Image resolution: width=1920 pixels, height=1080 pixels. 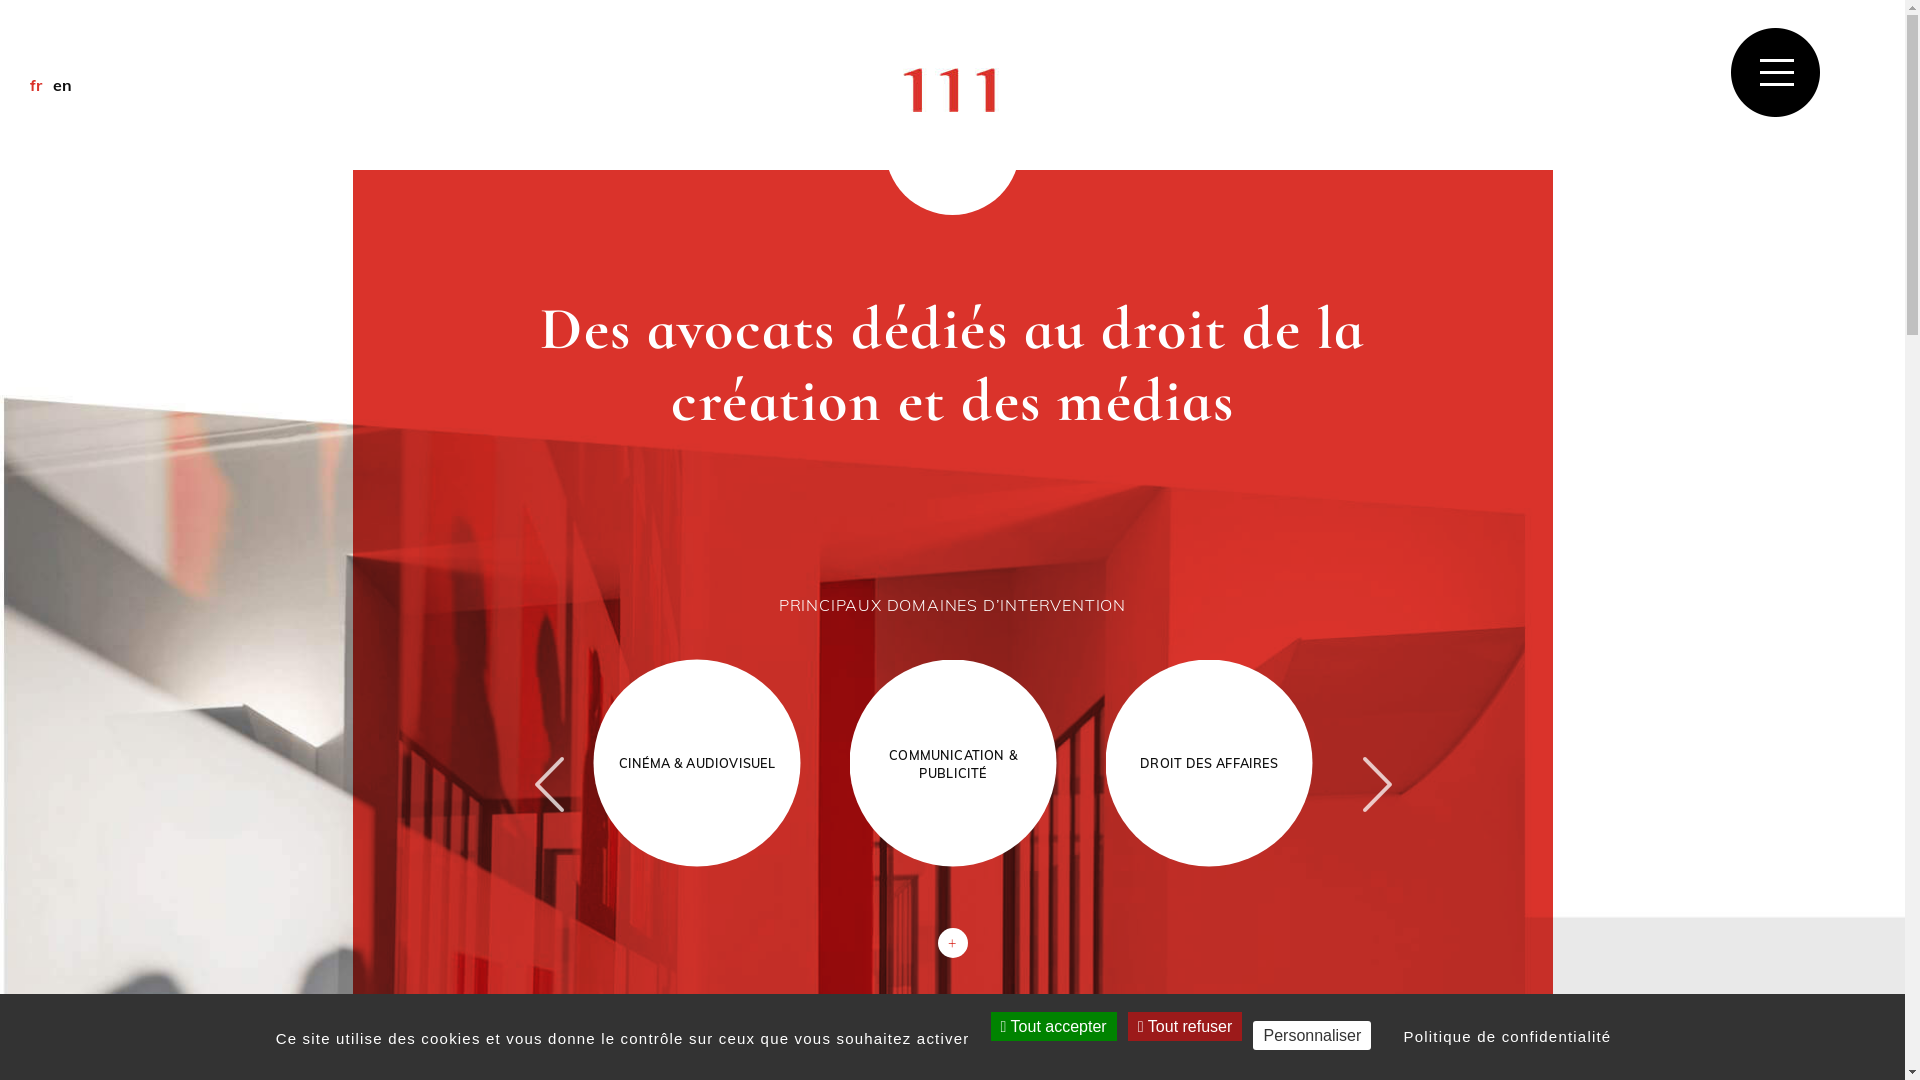 I want to click on 'DROIT DES AFFAIRES', so click(x=1218, y=774).